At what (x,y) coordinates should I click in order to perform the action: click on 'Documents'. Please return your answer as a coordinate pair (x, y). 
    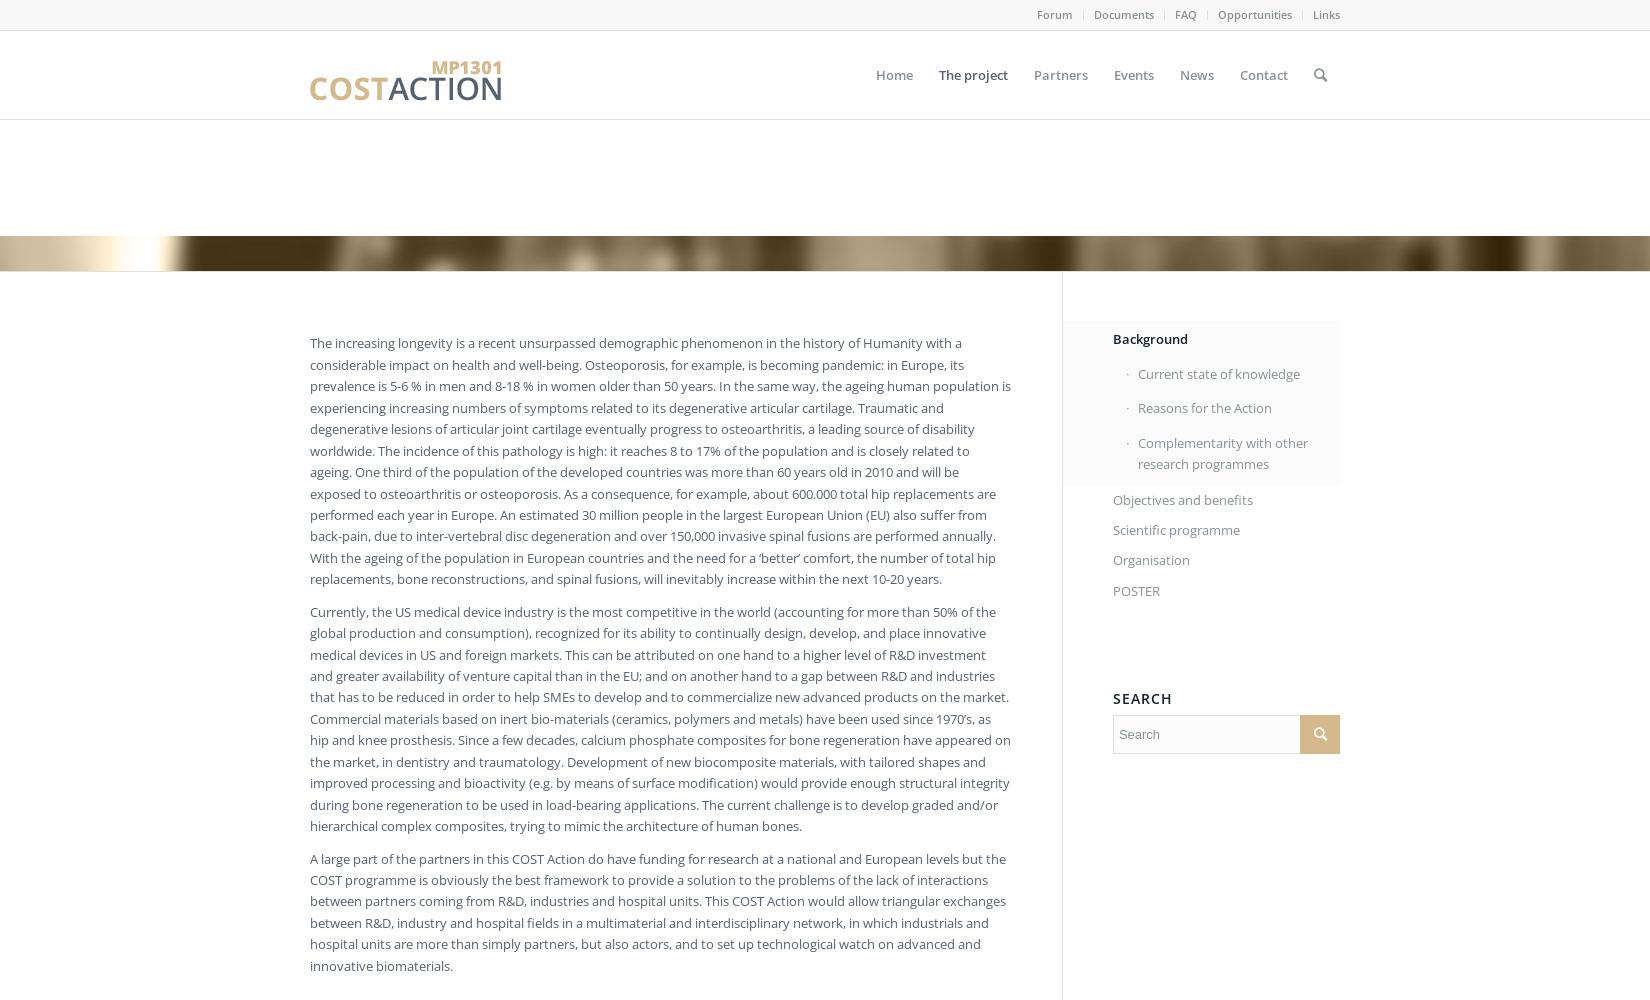
    Looking at the image, I should click on (1123, 14).